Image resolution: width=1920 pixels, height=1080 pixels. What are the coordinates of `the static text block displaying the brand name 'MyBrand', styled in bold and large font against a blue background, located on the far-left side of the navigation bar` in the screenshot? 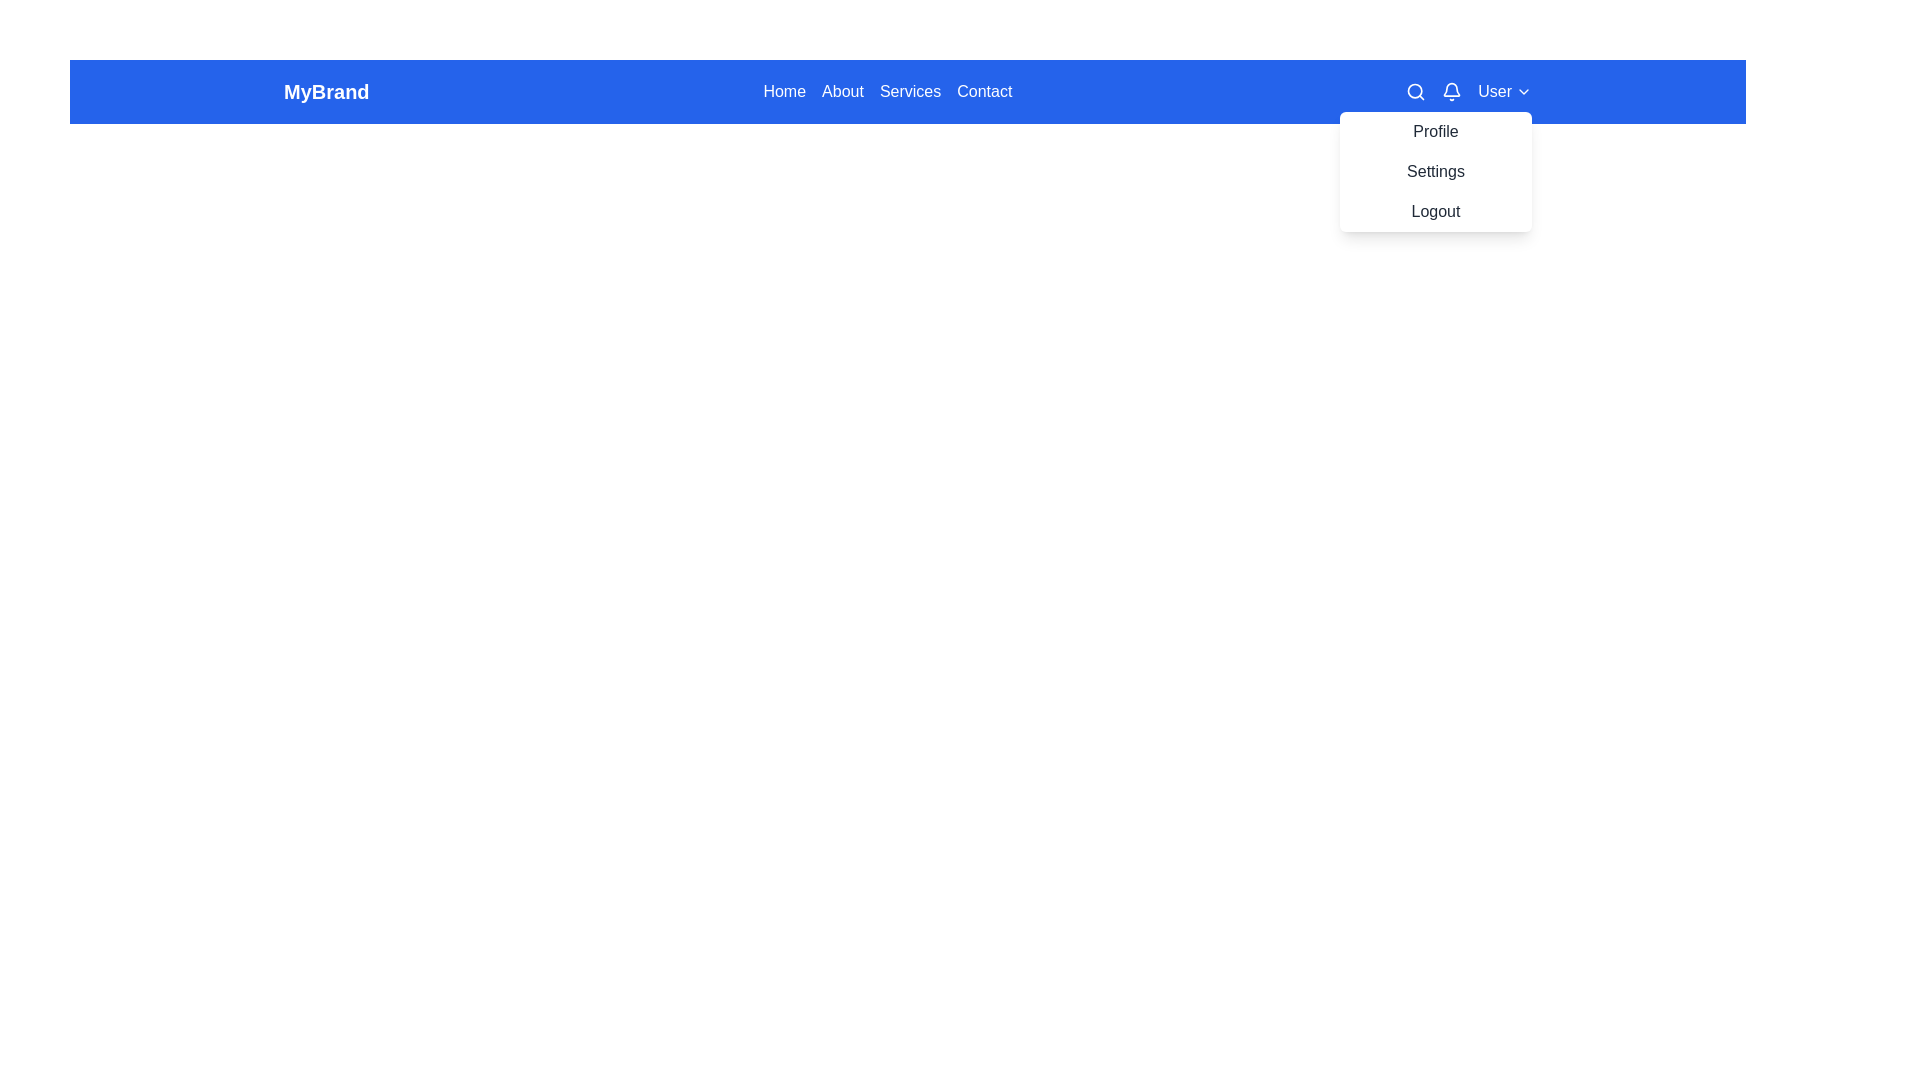 It's located at (326, 92).